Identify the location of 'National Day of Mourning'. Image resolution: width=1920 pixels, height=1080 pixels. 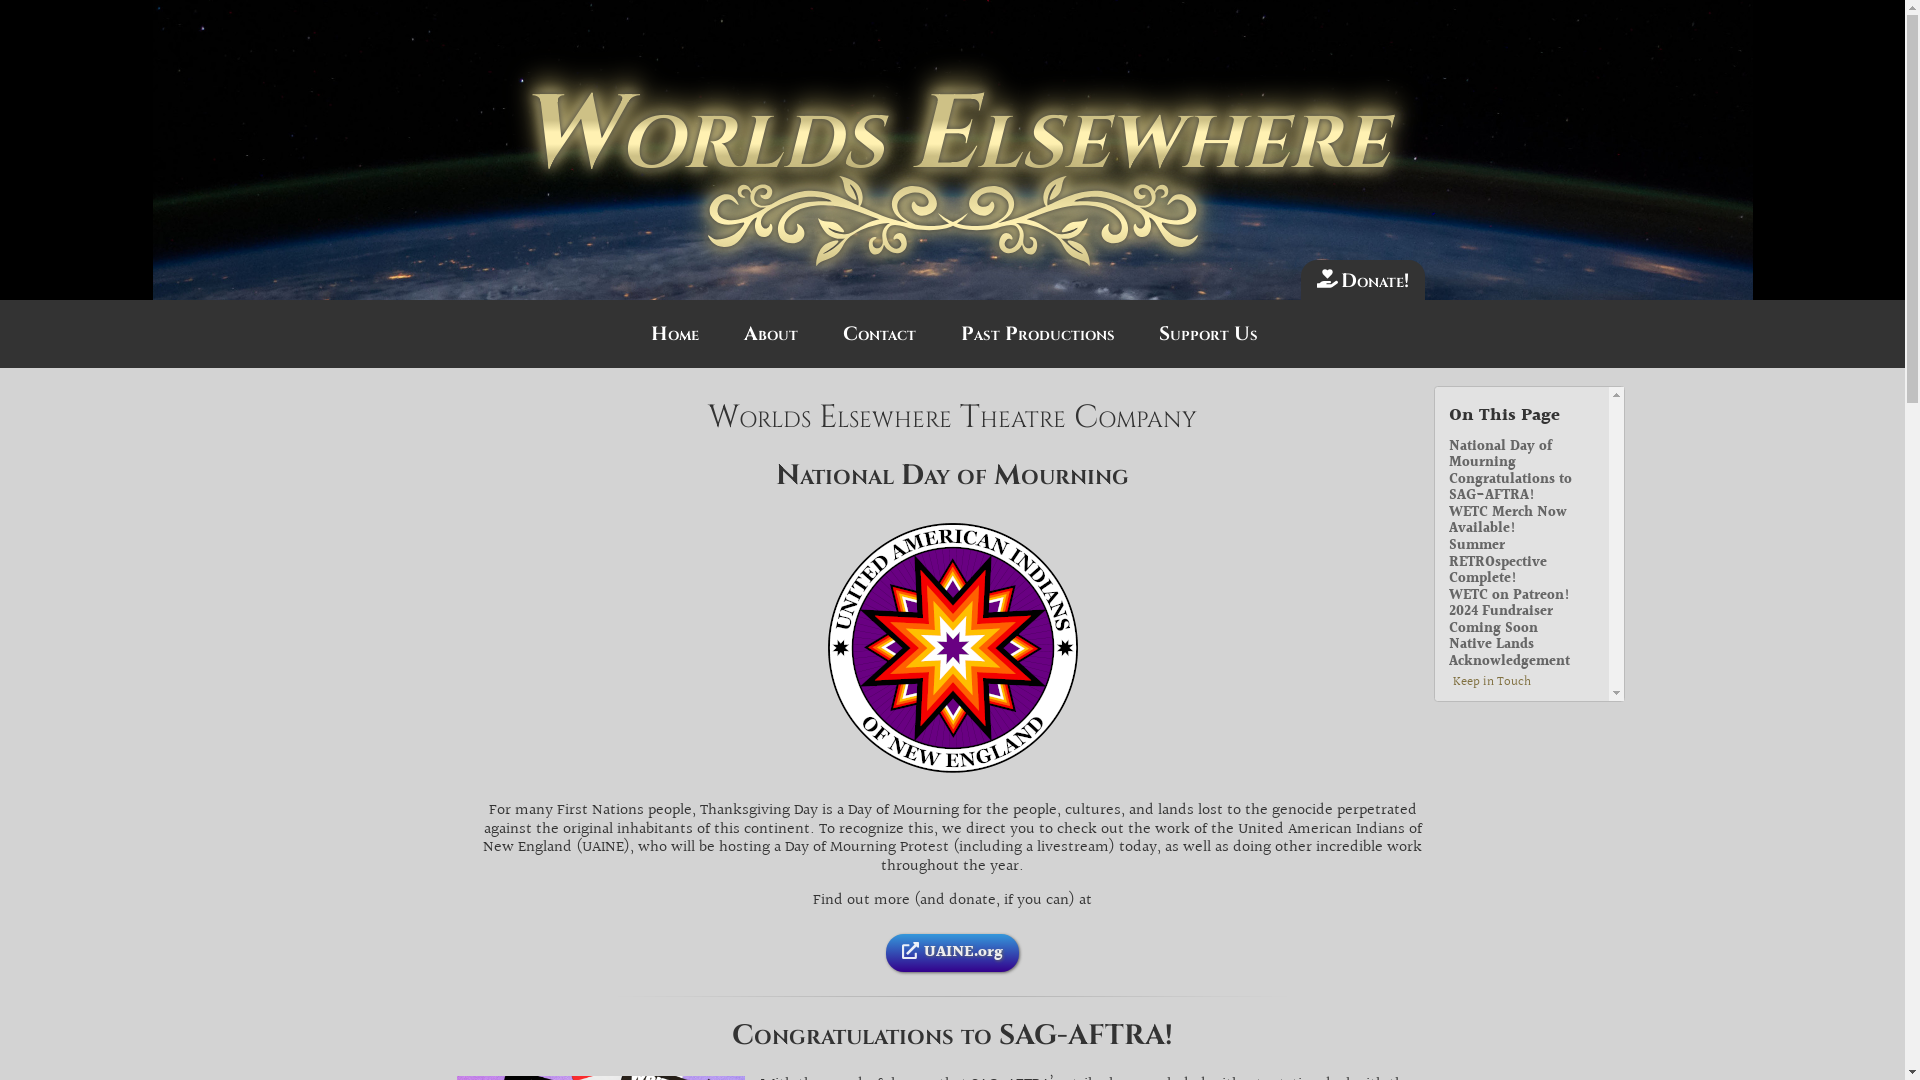
(1449, 455).